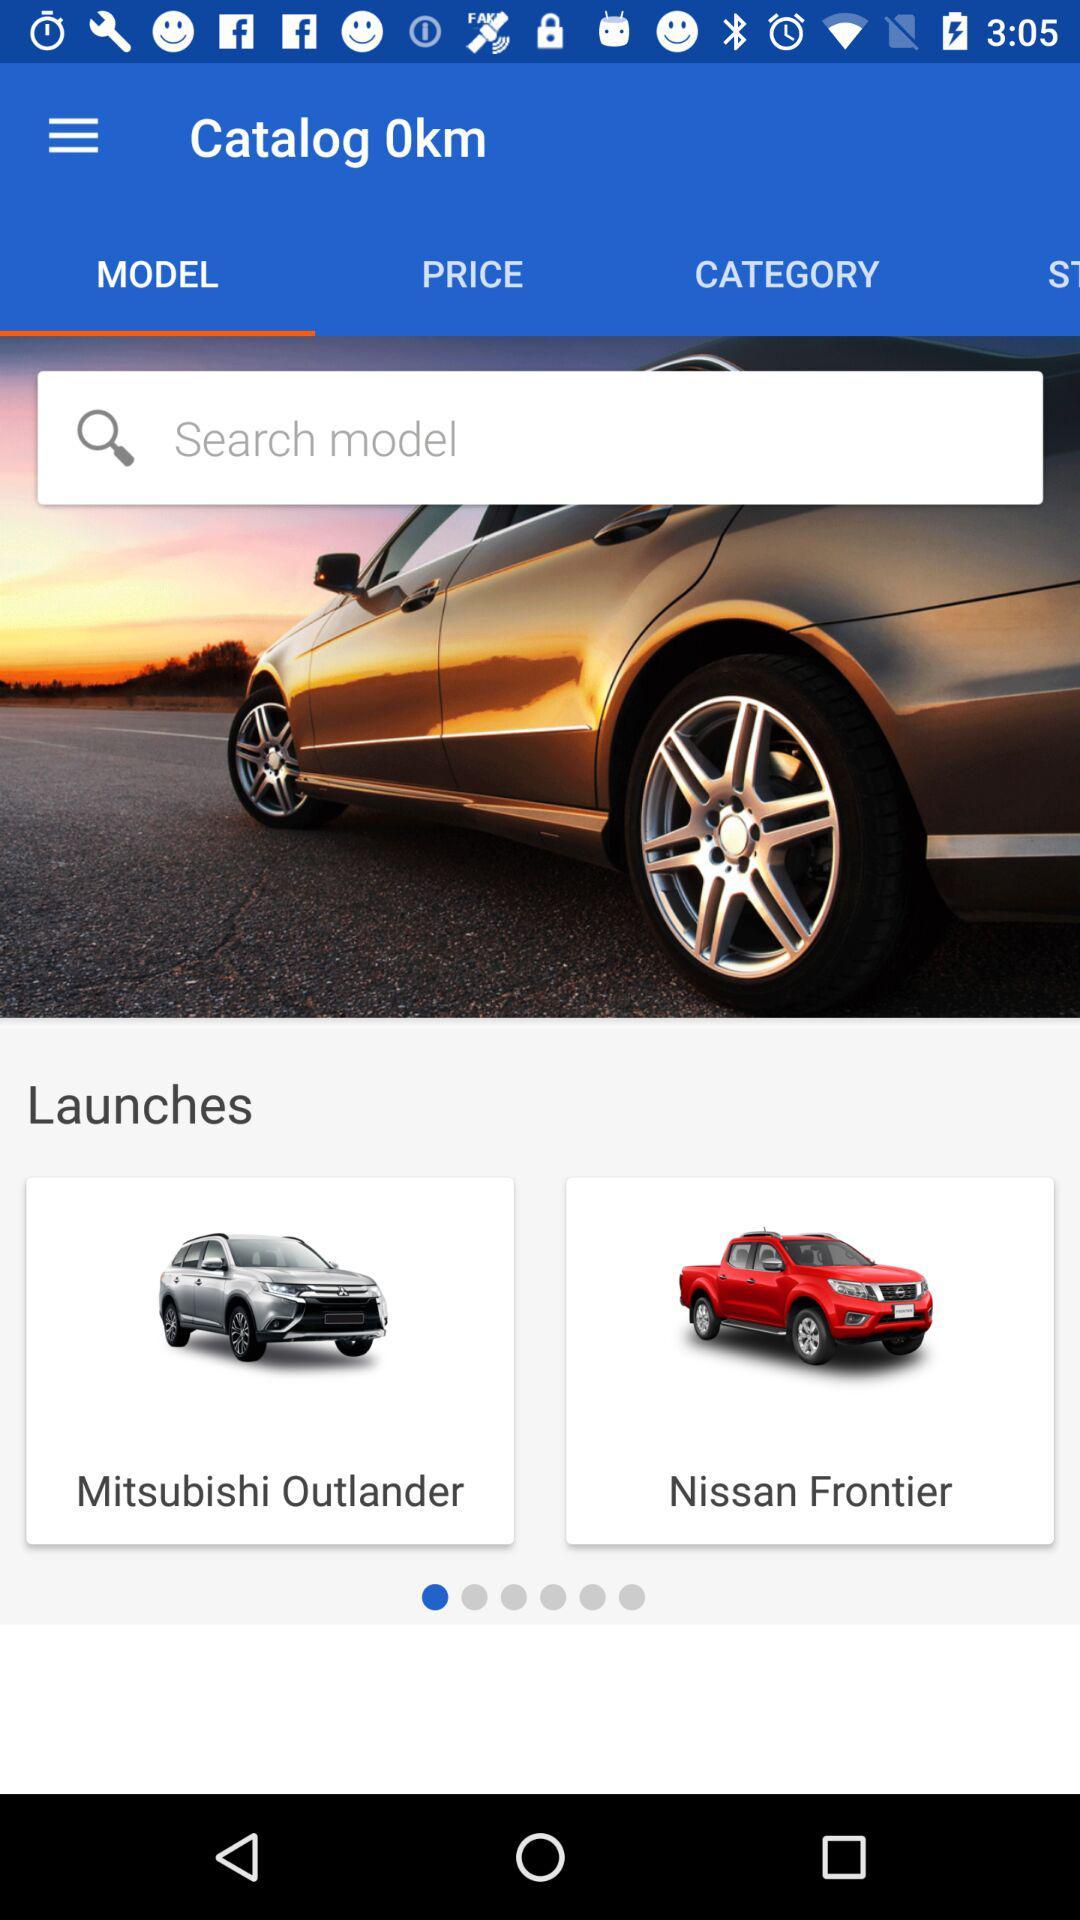  What do you see at coordinates (72, 135) in the screenshot?
I see `item above model icon` at bounding box center [72, 135].